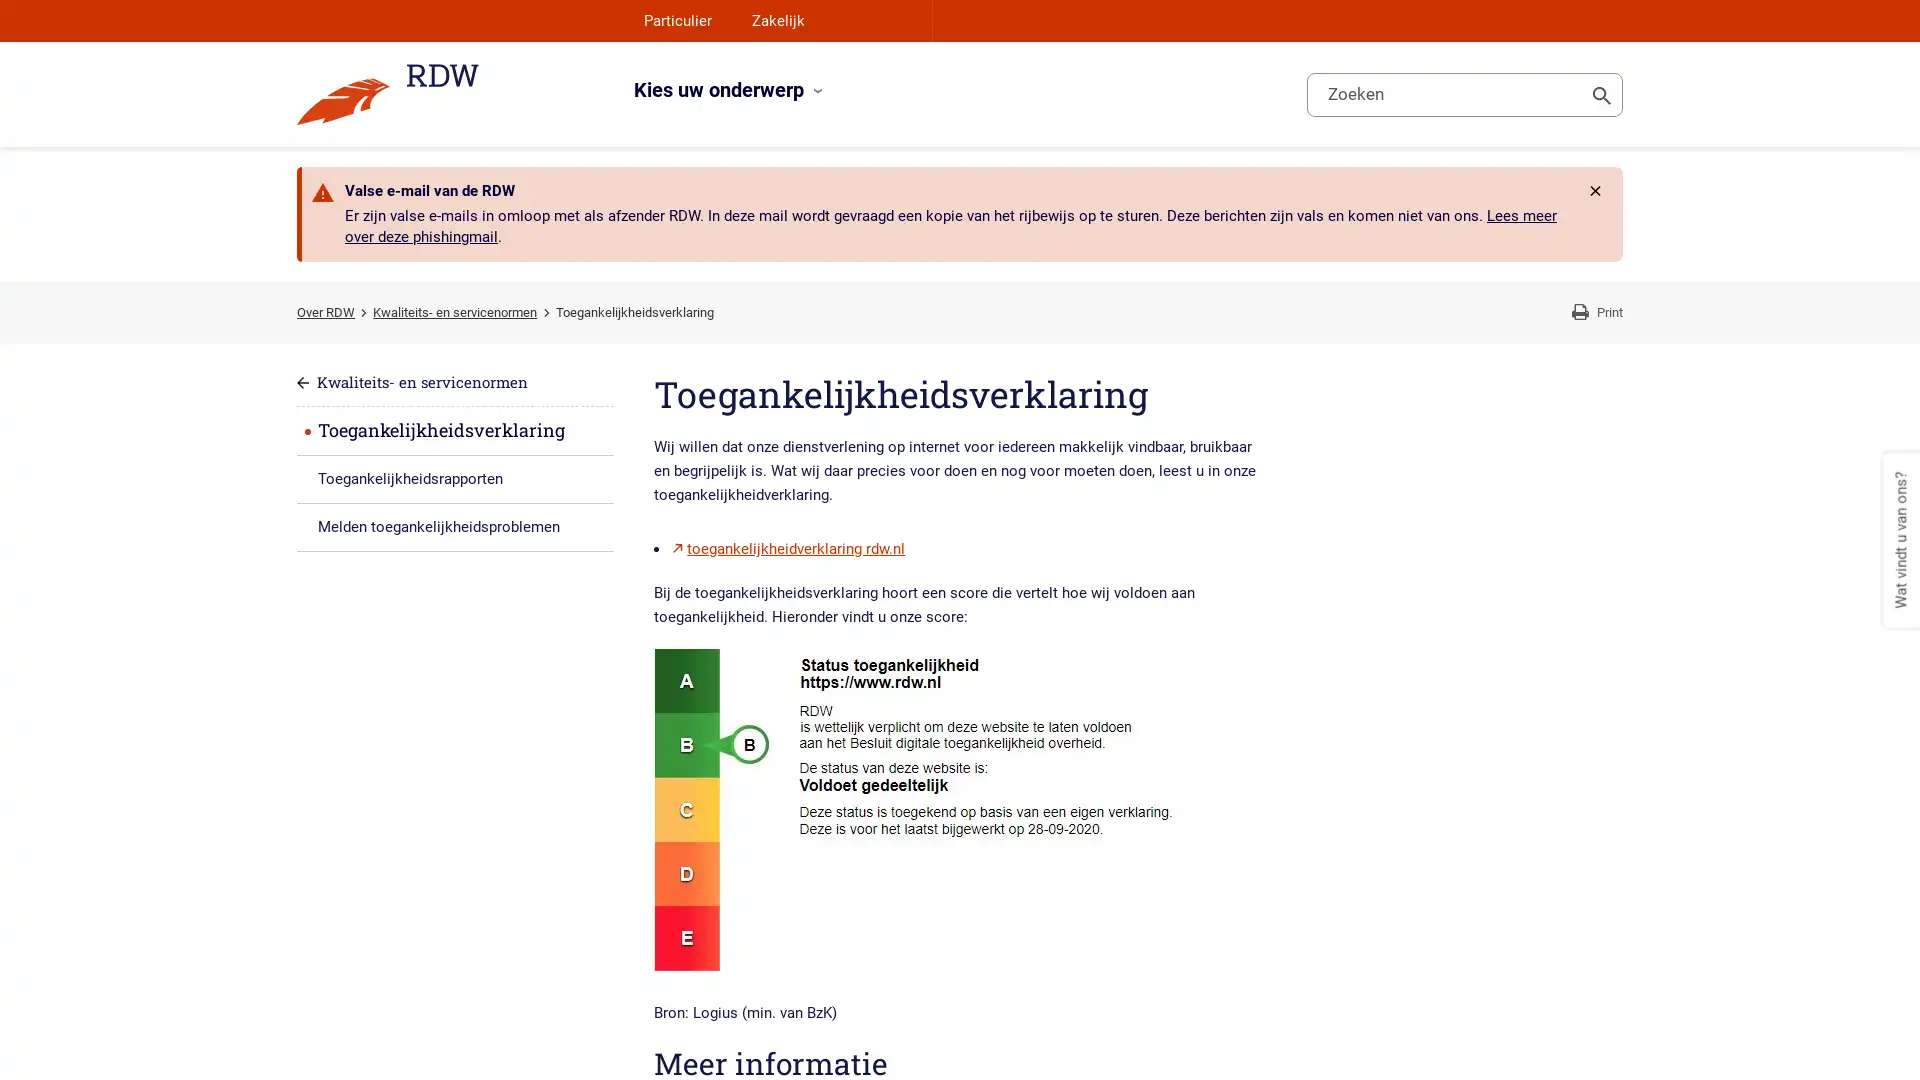  Describe the element at coordinates (1601, 95) in the screenshot. I see `Toon zoeken` at that location.